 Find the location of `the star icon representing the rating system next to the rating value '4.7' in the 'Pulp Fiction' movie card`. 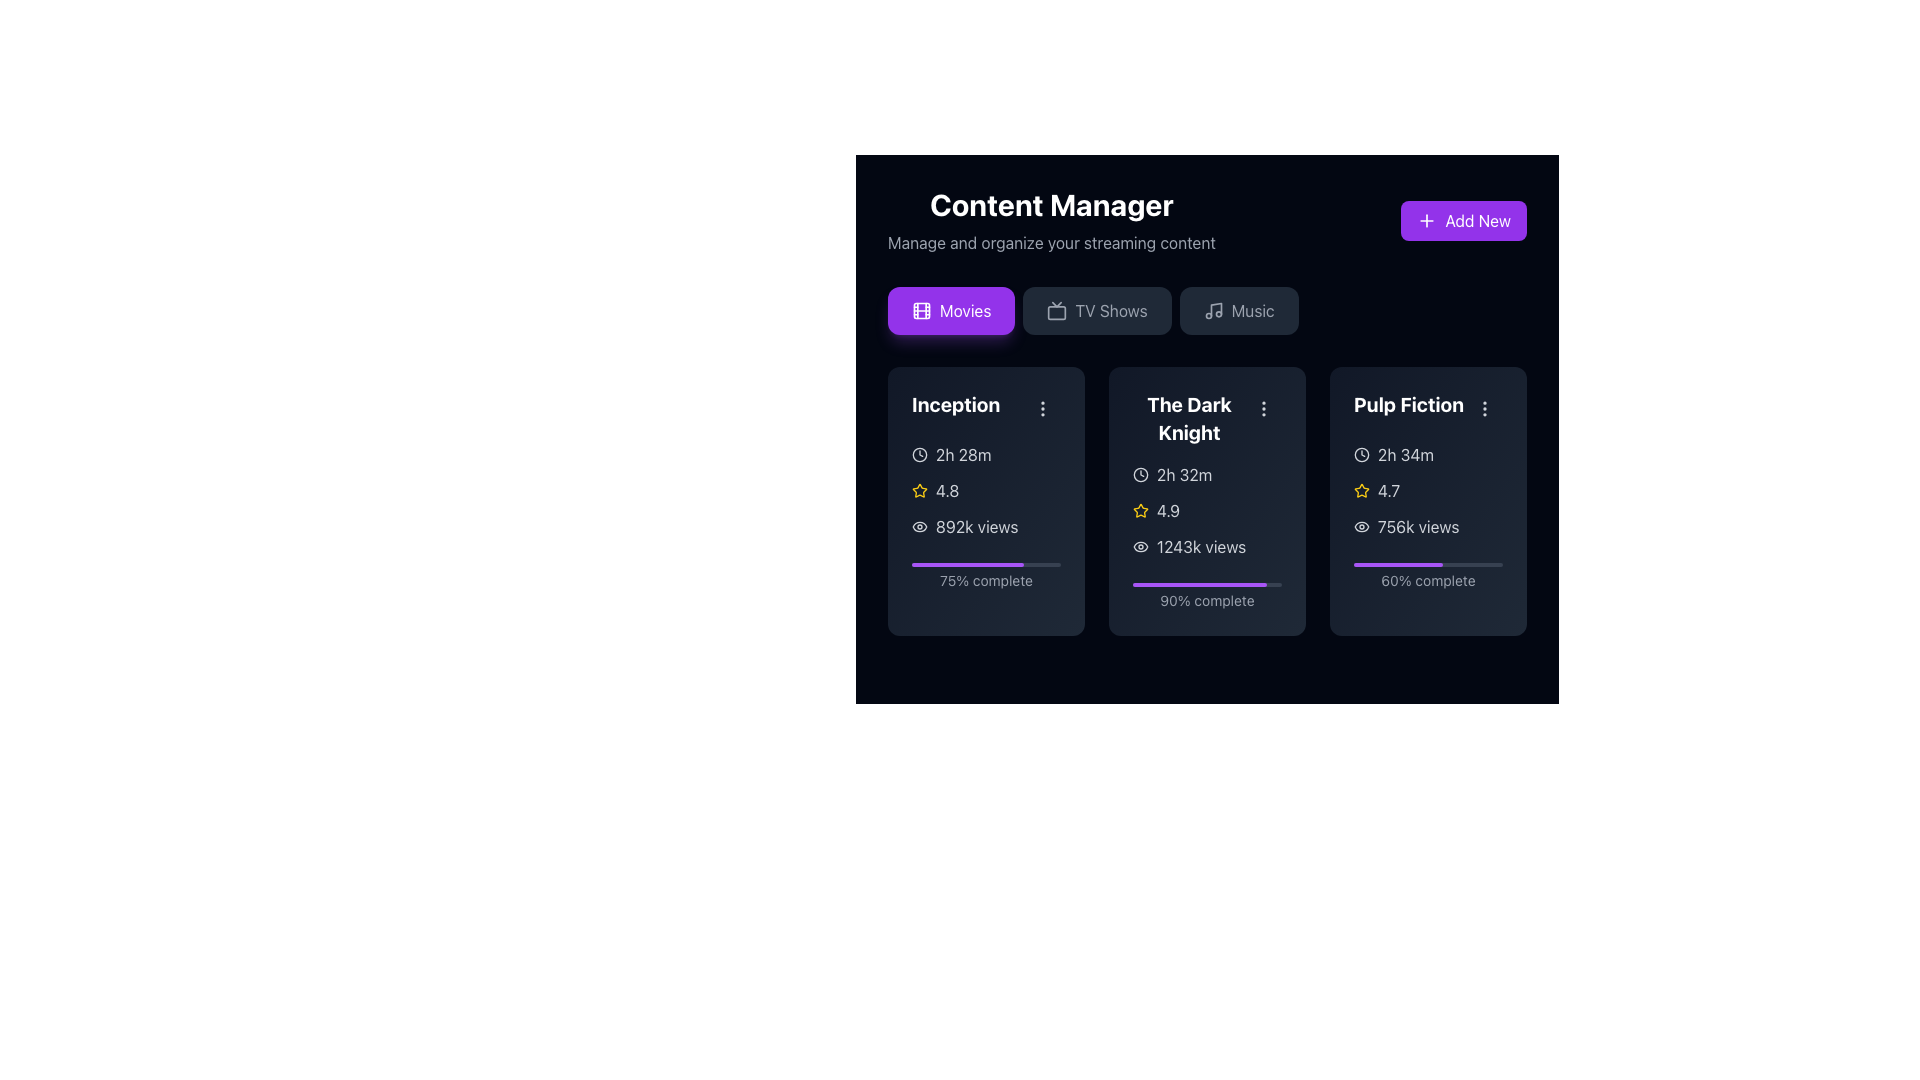

the star icon representing the rating system next to the rating value '4.7' in the 'Pulp Fiction' movie card is located at coordinates (1361, 490).